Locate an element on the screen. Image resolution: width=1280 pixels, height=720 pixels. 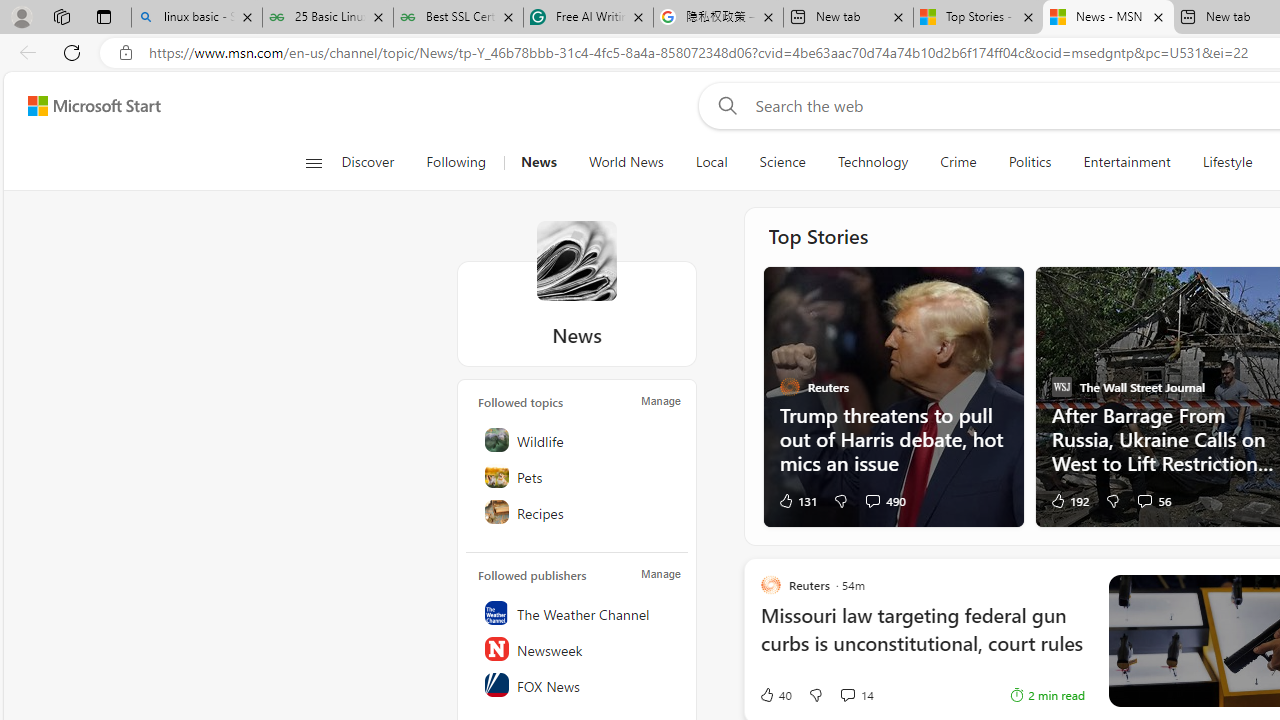
'News - MSN' is located at coordinates (1107, 17).